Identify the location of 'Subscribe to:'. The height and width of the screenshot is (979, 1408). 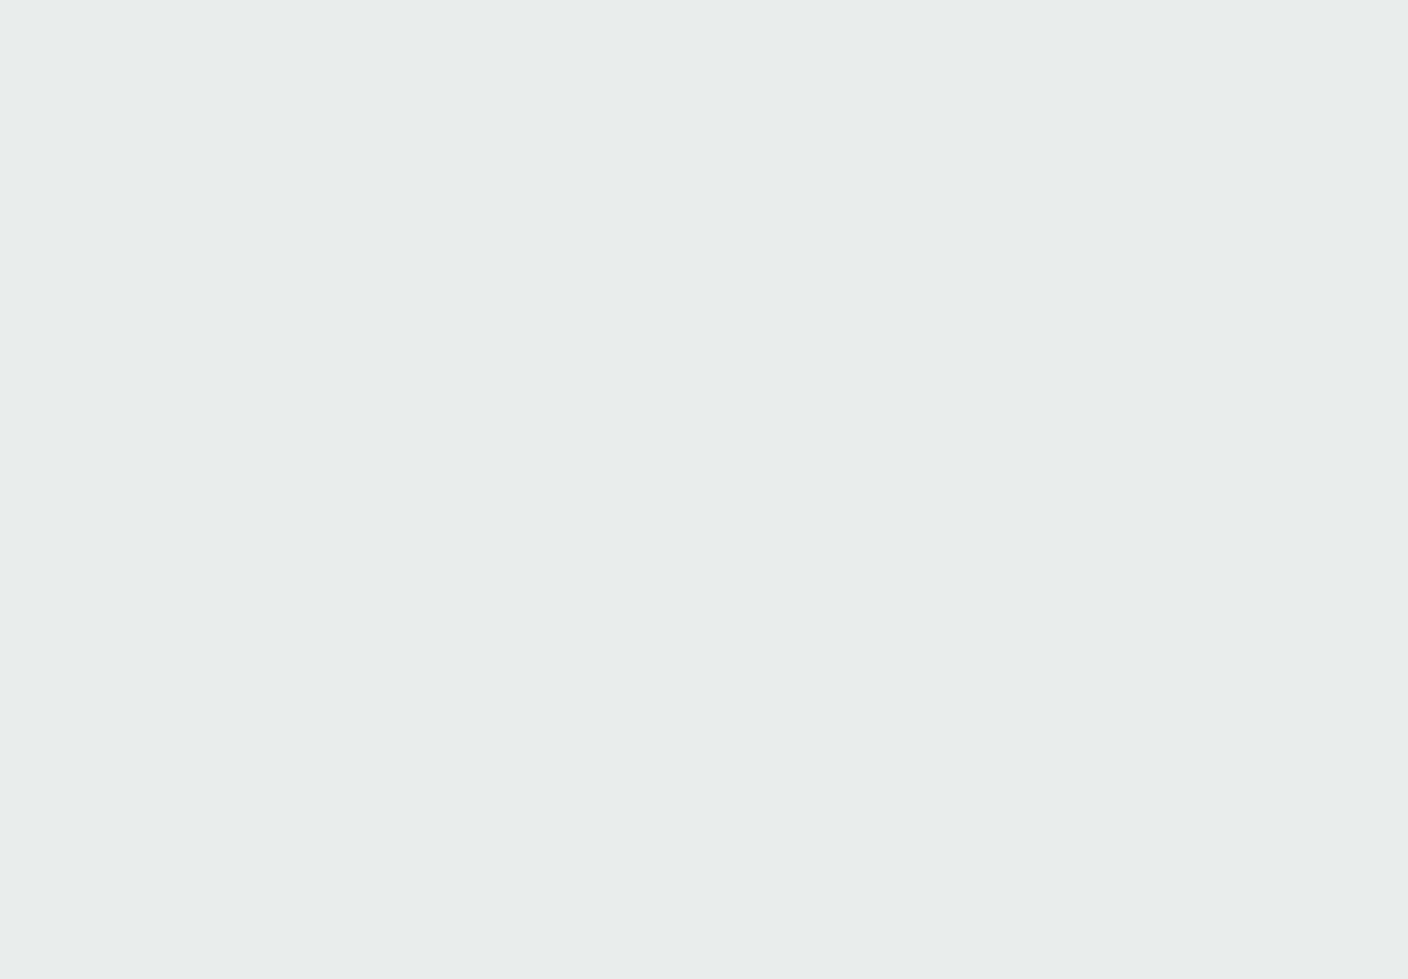
(243, 58).